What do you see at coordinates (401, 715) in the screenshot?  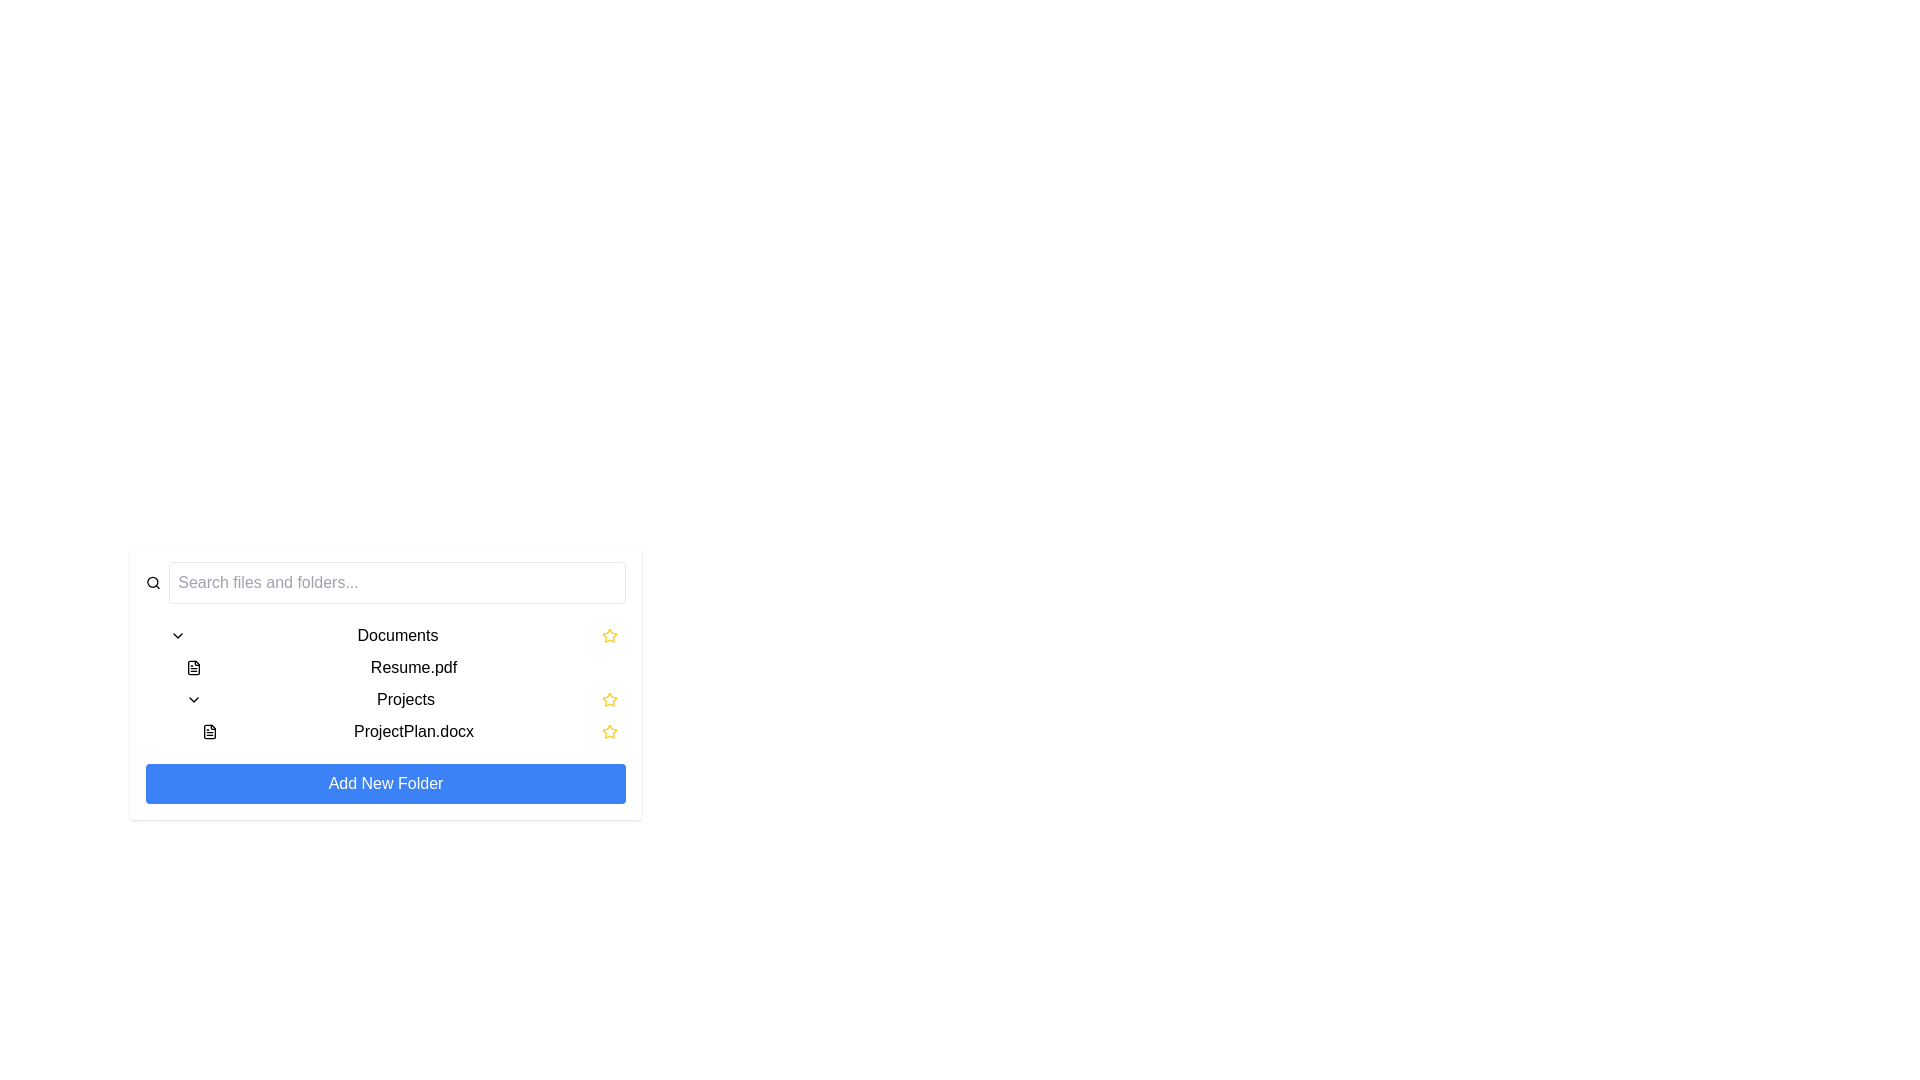 I see `the text label displaying 'ProjectsProjectPlan.docx', which is the second item in the 'Projects' folder of the dropdown menu` at bounding box center [401, 715].